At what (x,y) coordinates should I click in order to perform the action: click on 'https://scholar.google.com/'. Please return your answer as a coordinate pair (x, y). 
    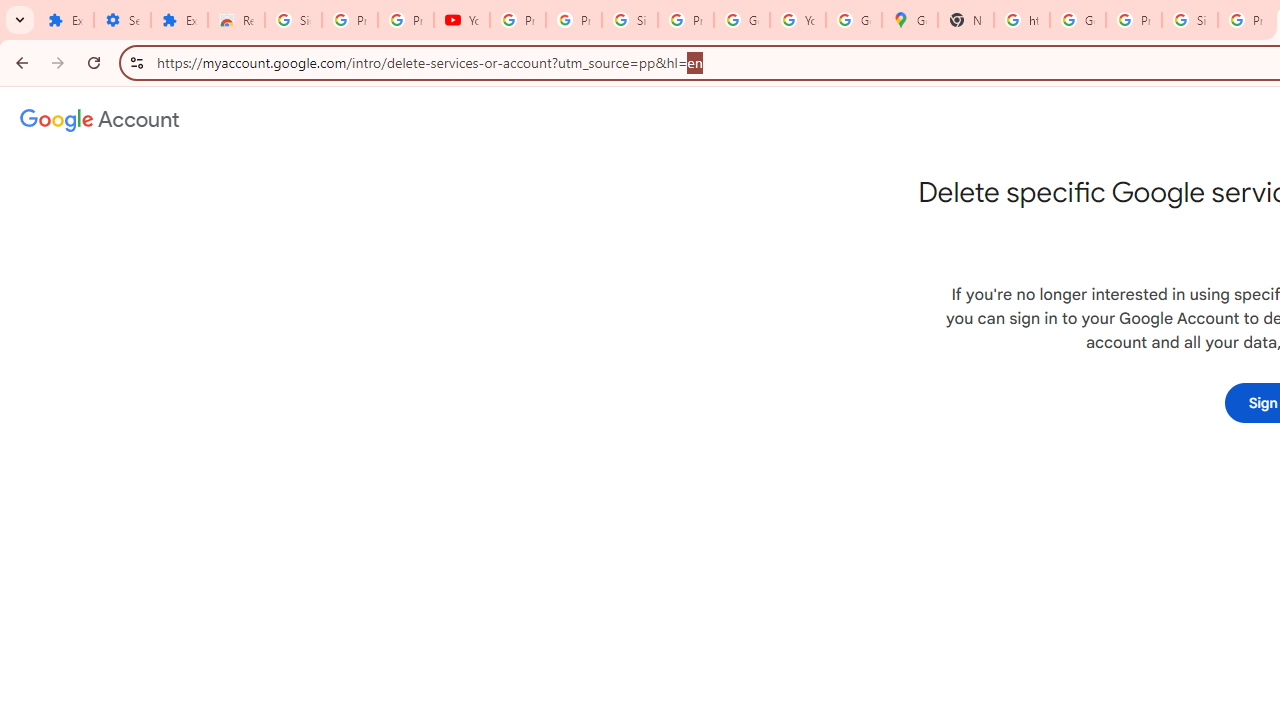
    Looking at the image, I should click on (1022, 20).